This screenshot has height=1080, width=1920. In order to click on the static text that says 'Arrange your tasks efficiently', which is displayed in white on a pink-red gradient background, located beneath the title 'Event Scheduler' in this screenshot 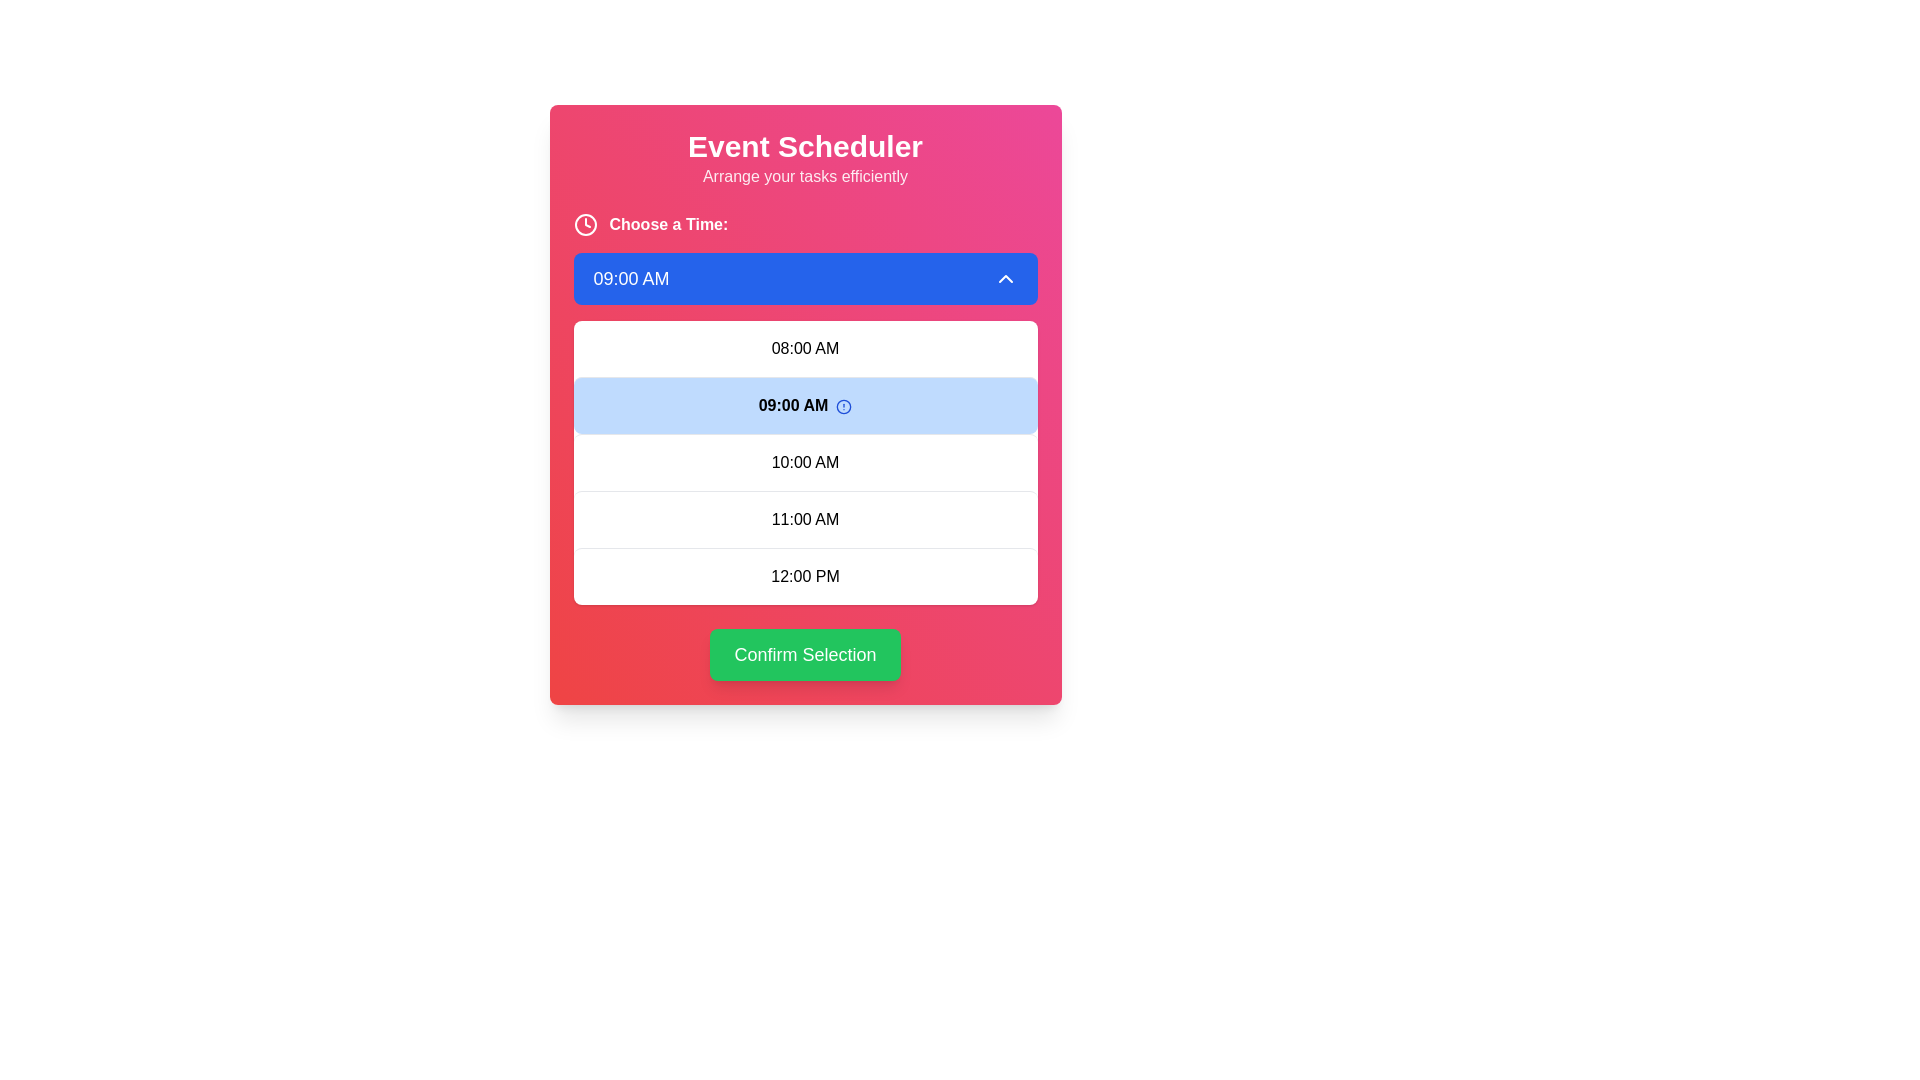, I will do `click(805, 176)`.